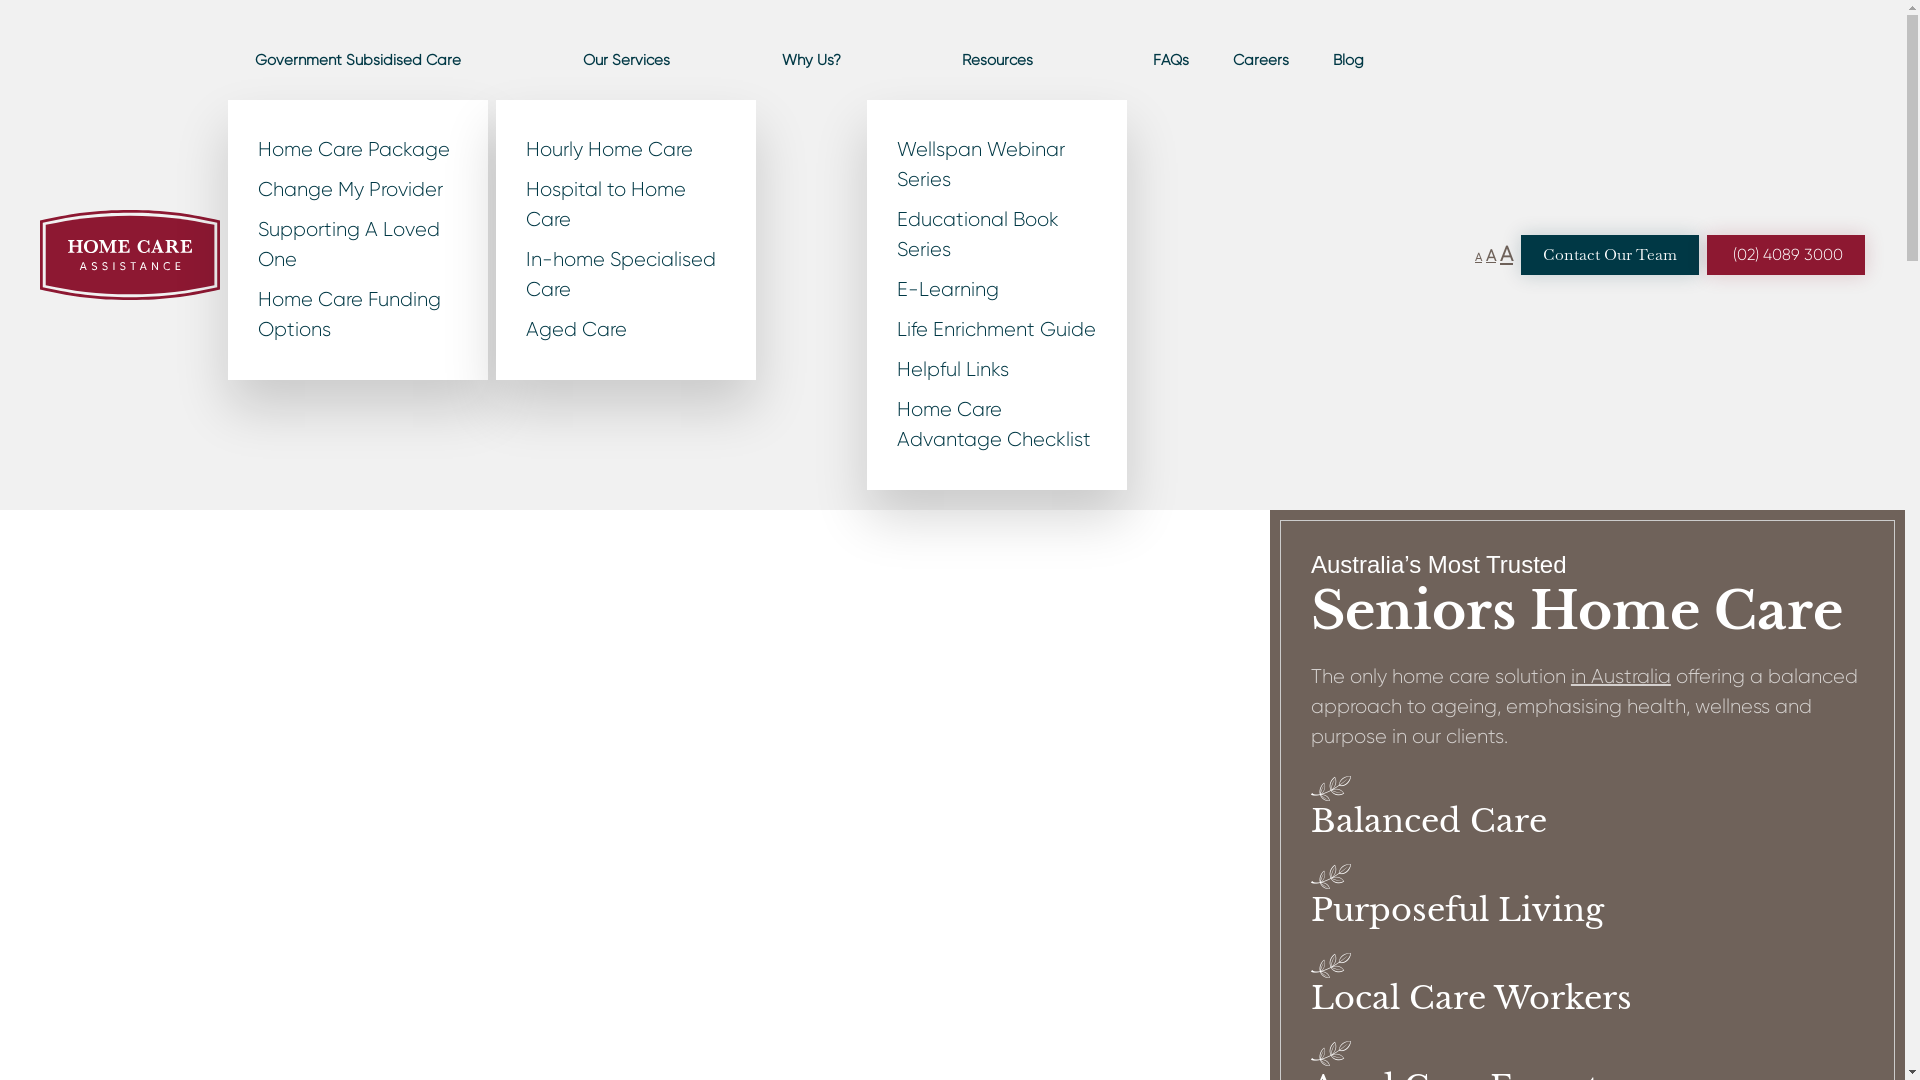 This screenshot has height=1080, width=1920. I want to click on 'Contact Our Team', so click(1609, 253).